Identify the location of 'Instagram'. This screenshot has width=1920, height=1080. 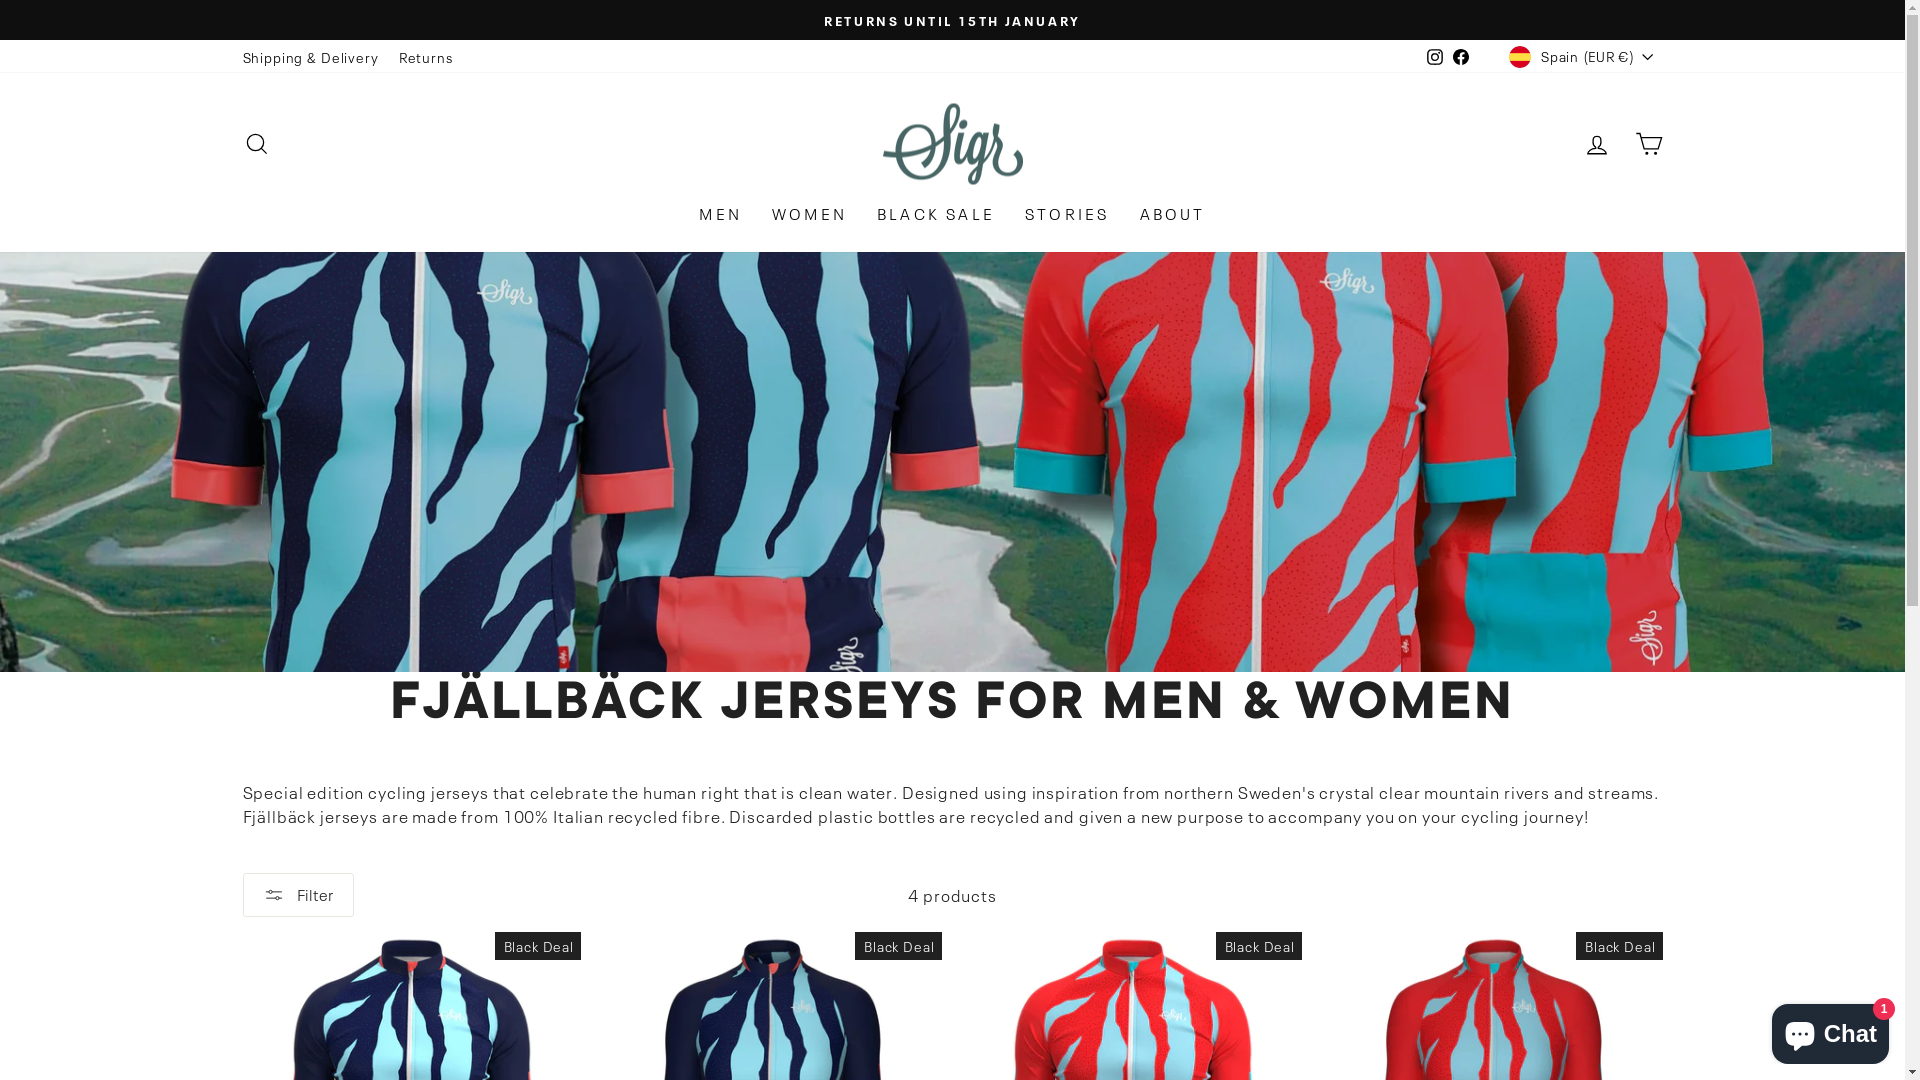
(1420, 55).